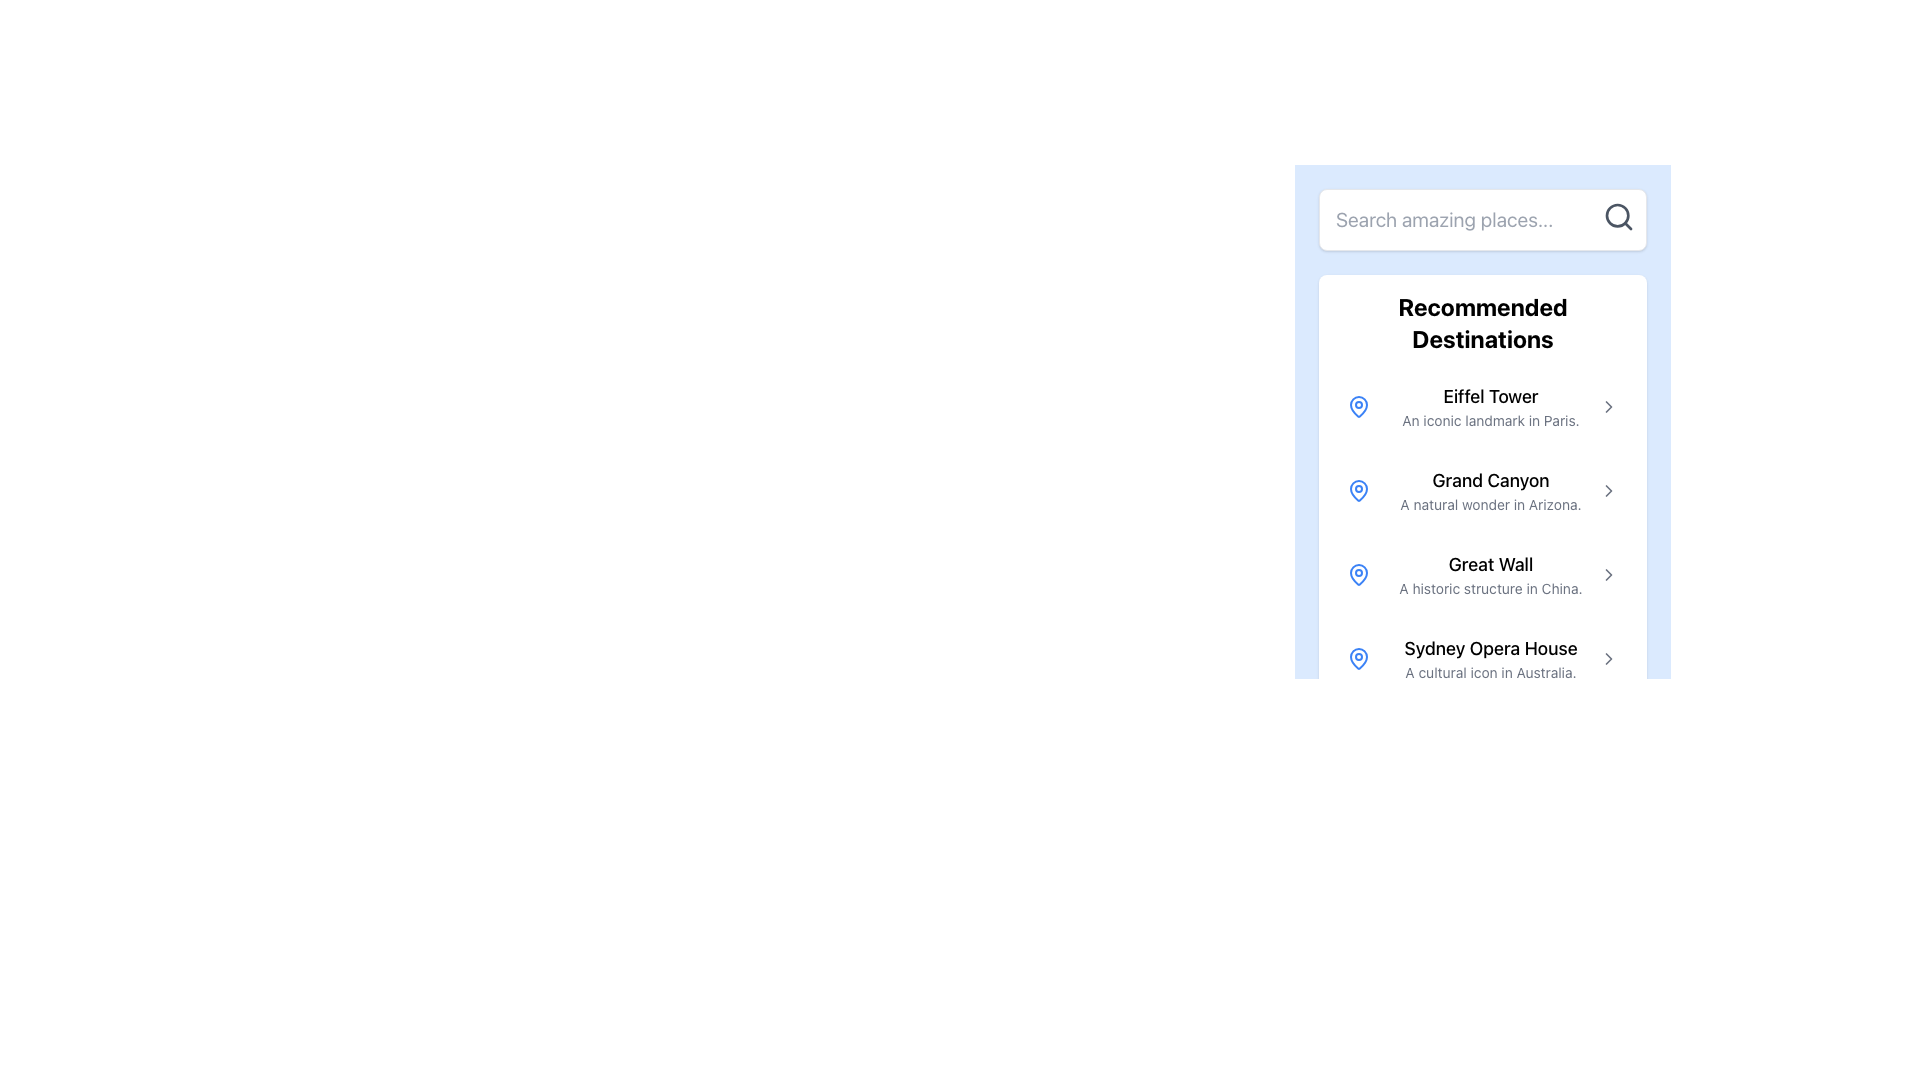 The width and height of the screenshot is (1920, 1080). What do you see at coordinates (1608, 406) in the screenshot?
I see `the navigational icon related to the 'Eiffel Tower' listing` at bounding box center [1608, 406].